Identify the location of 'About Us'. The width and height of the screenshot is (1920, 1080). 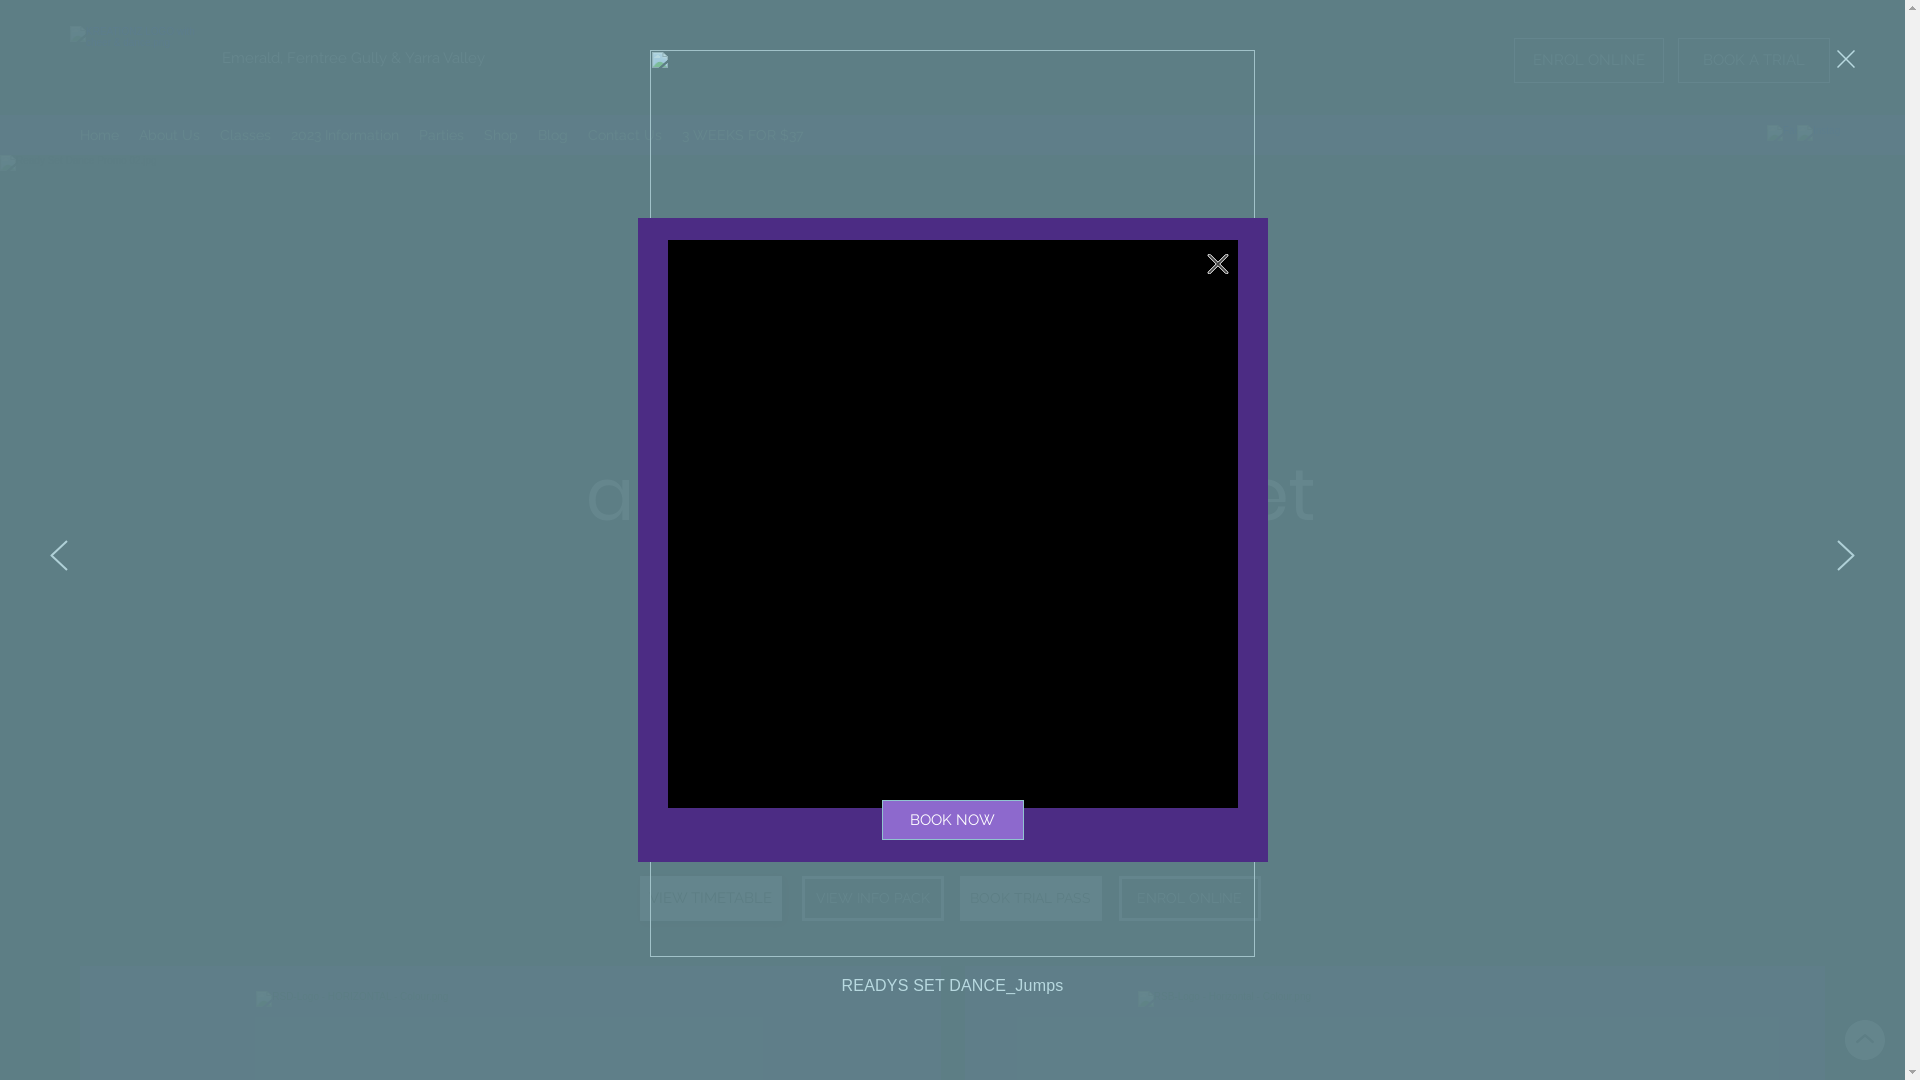
(169, 135).